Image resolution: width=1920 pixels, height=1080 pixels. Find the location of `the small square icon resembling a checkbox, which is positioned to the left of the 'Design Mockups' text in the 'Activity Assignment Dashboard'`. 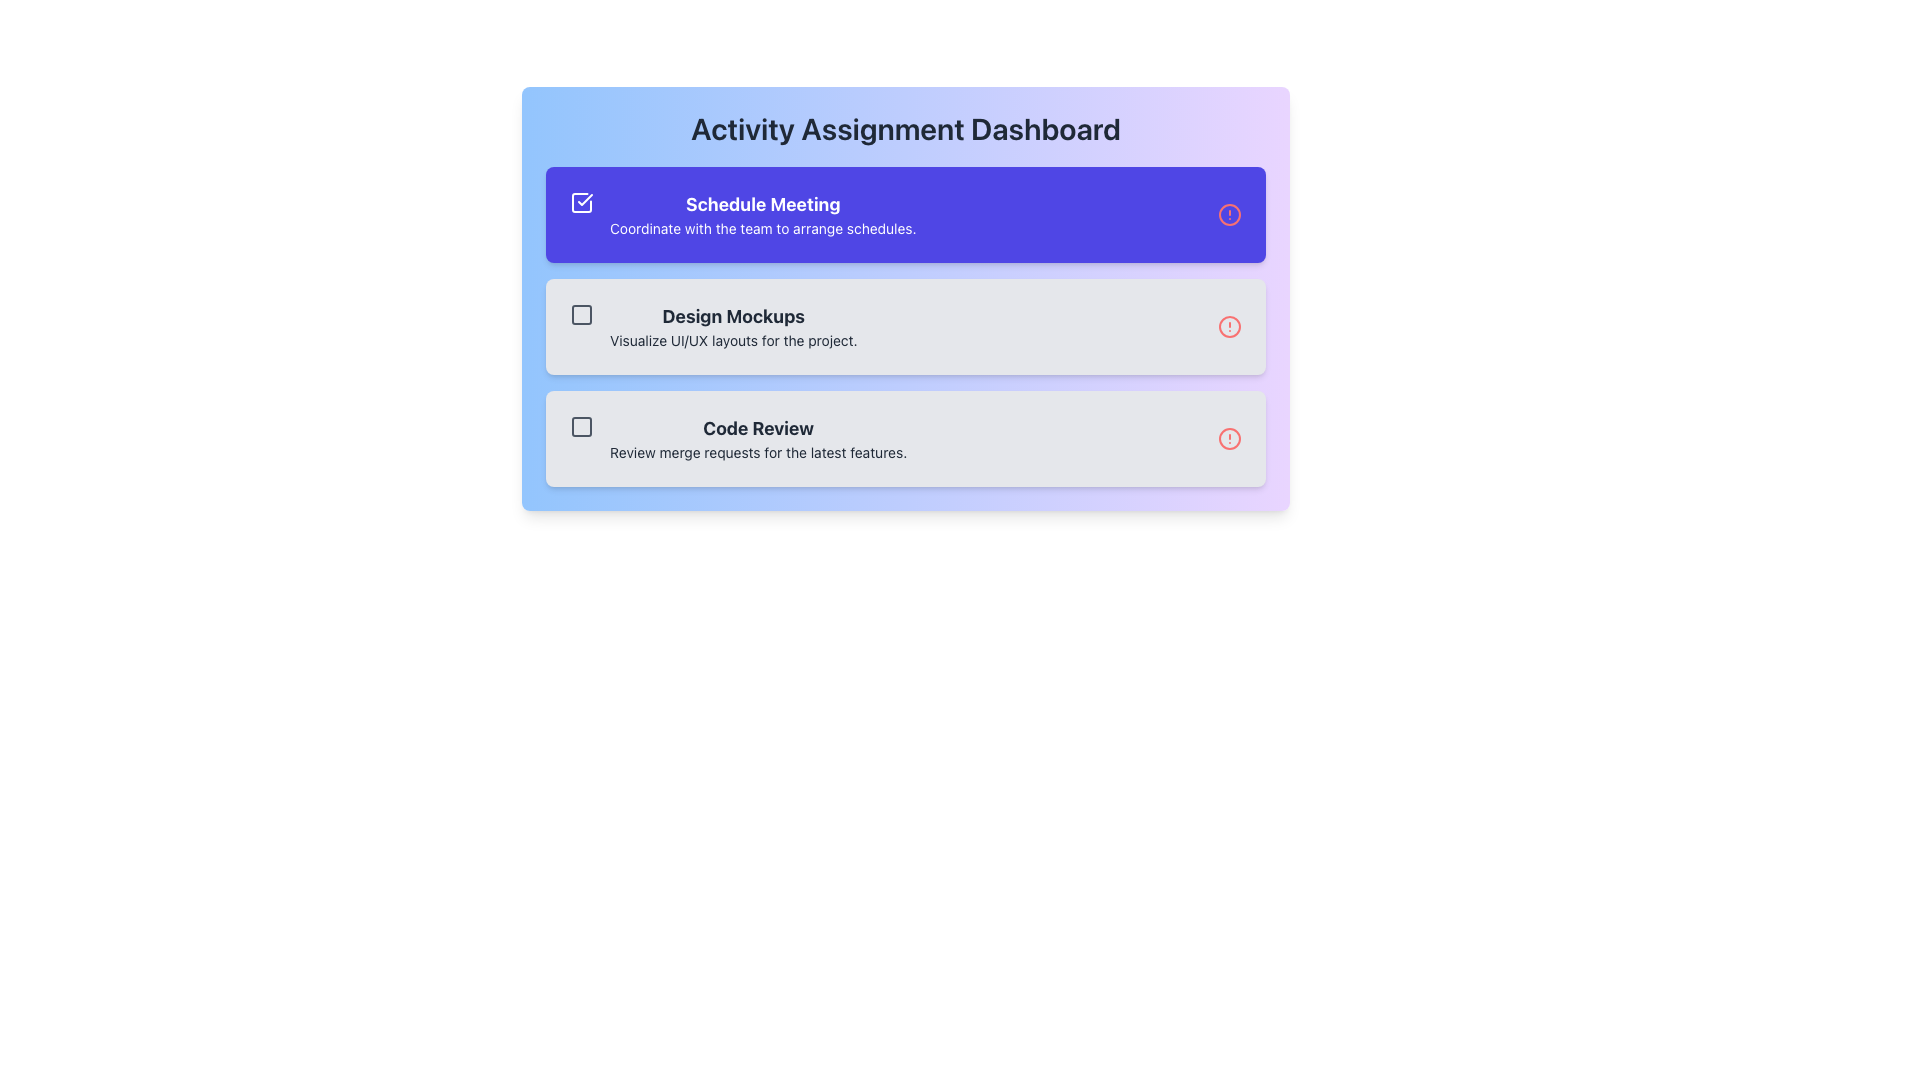

the small square icon resembling a checkbox, which is positioned to the left of the 'Design Mockups' text in the 'Activity Assignment Dashboard' is located at coordinates (580, 315).